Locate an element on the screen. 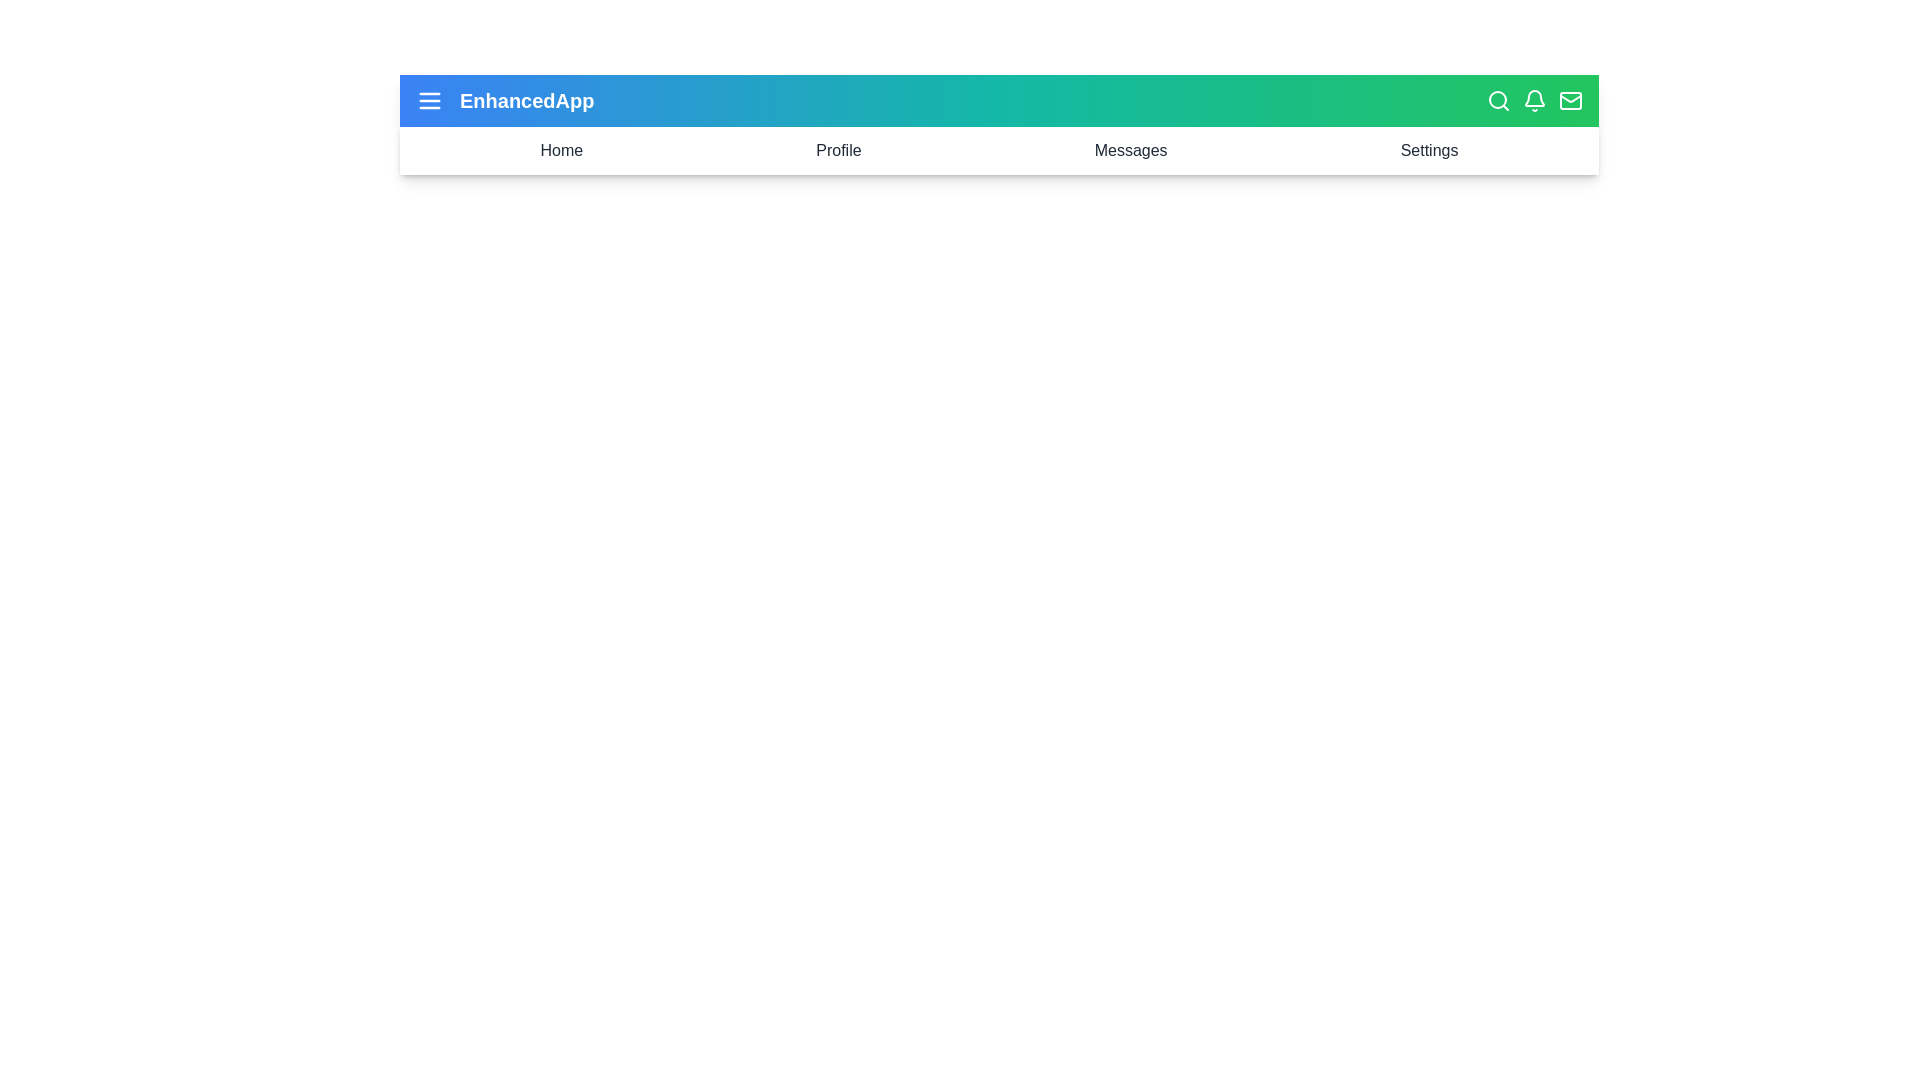  the mail icon in the EnhancedAppBar to check messages is located at coordinates (1569, 100).